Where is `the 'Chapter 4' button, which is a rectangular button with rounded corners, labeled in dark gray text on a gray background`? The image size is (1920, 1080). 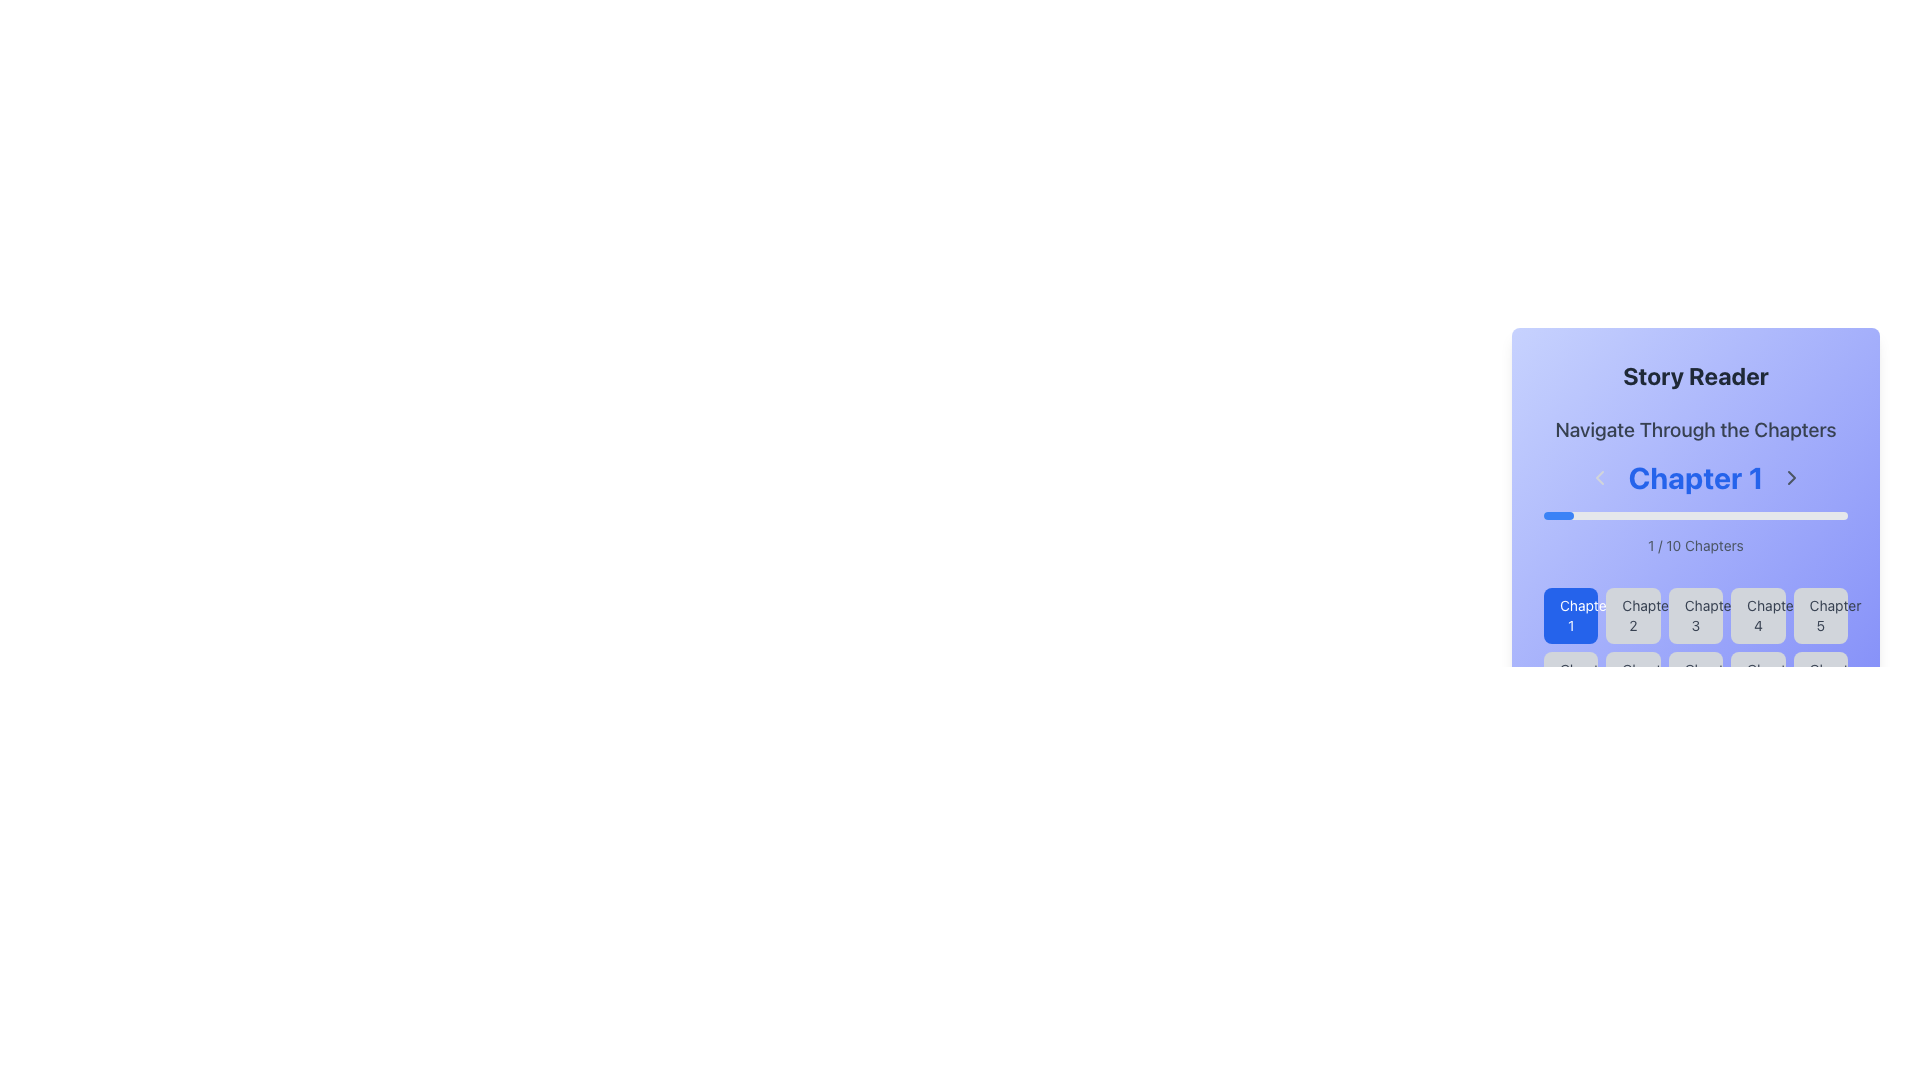 the 'Chapter 4' button, which is a rectangular button with rounded corners, labeled in dark gray text on a gray background is located at coordinates (1757, 615).